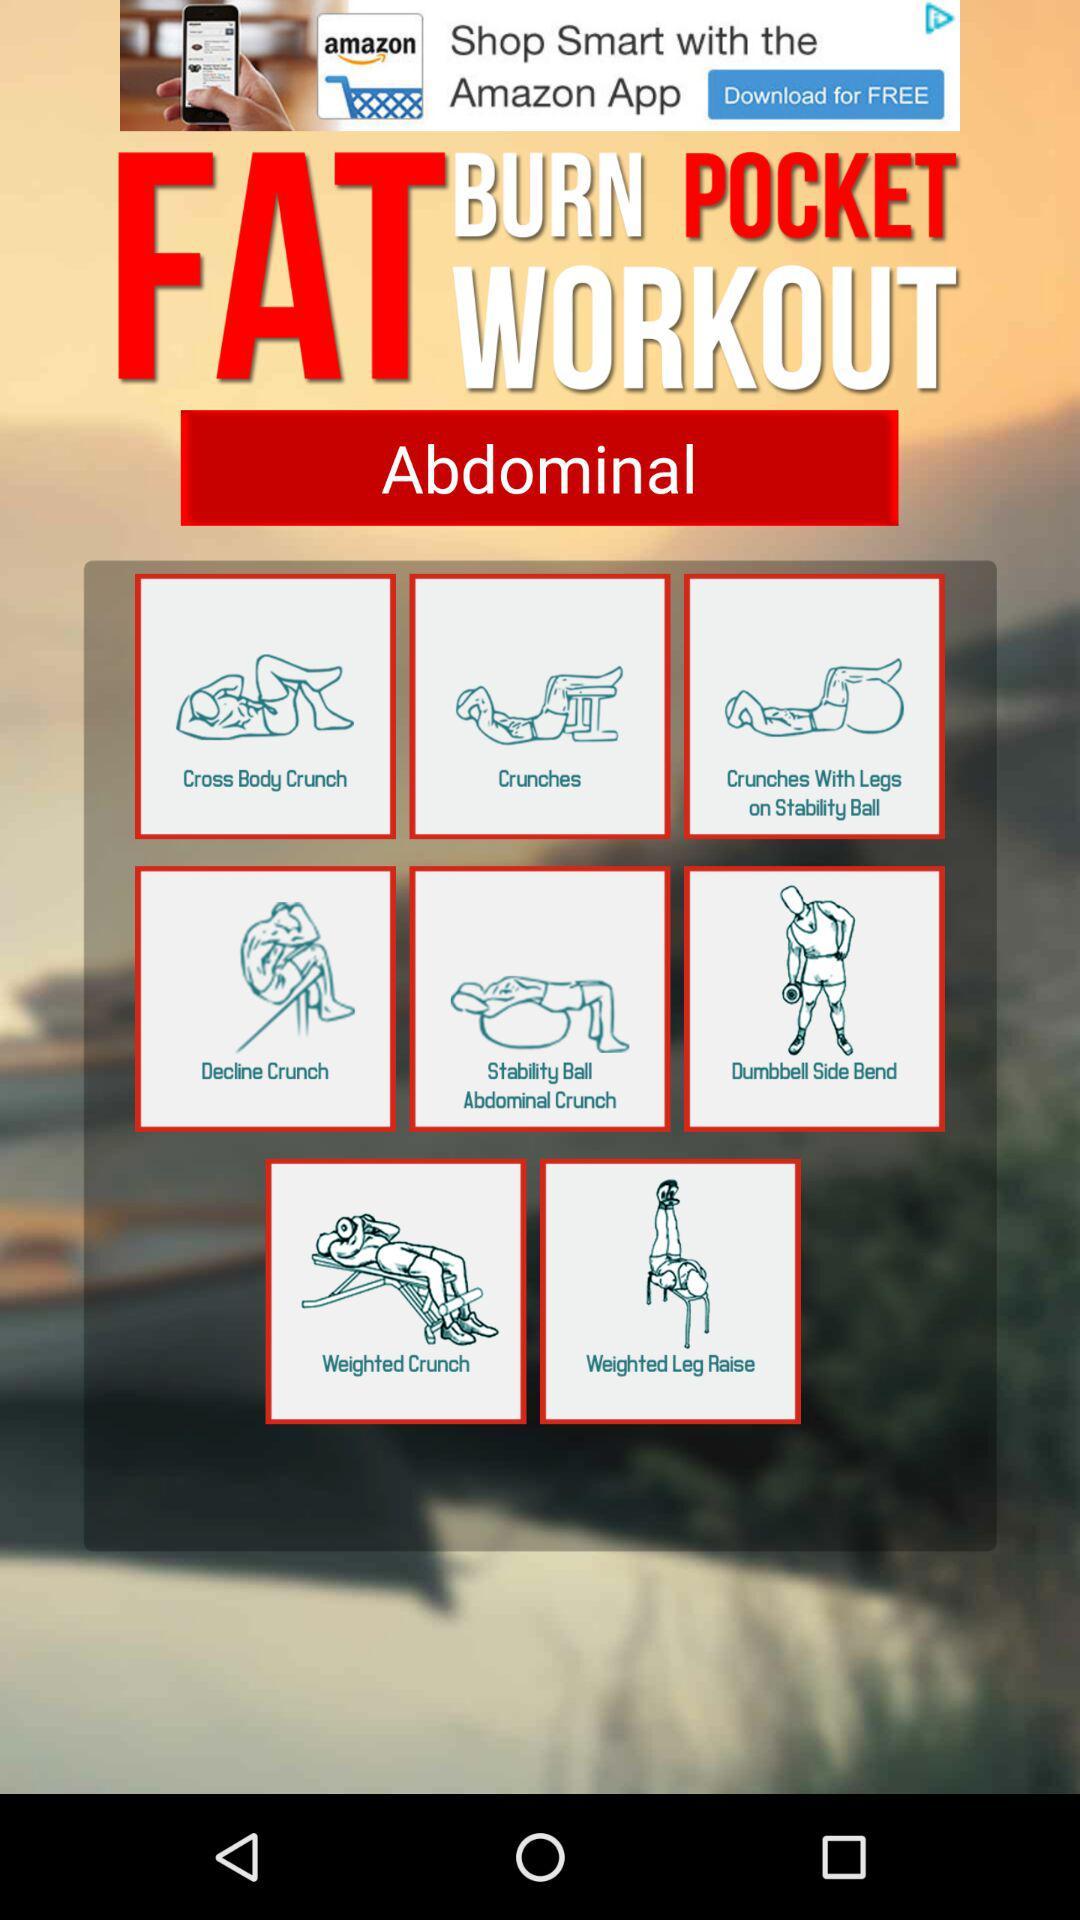  Describe the element at coordinates (540, 998) in the screenshot. I see `choose the selection` at that location.